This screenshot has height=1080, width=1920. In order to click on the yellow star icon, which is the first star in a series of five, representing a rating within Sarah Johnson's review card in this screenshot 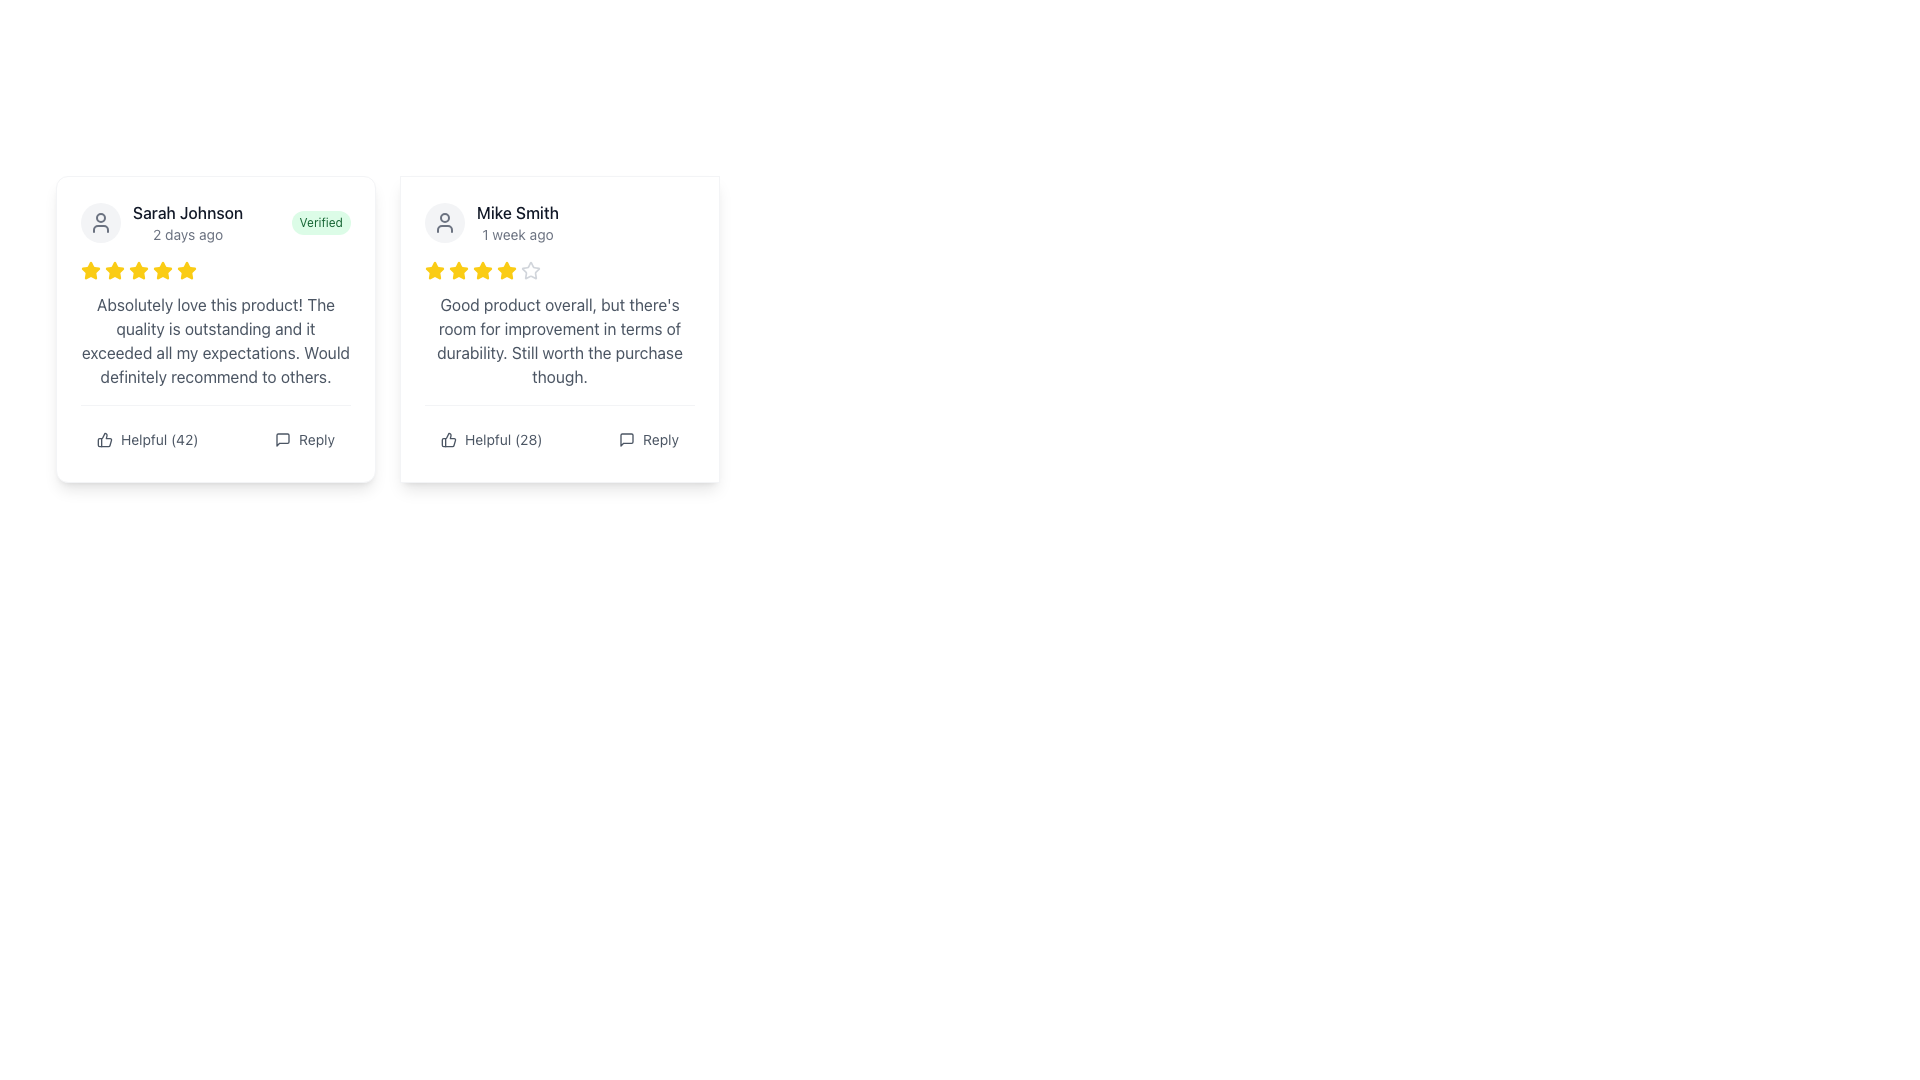, I will do `click(90, 270)`.